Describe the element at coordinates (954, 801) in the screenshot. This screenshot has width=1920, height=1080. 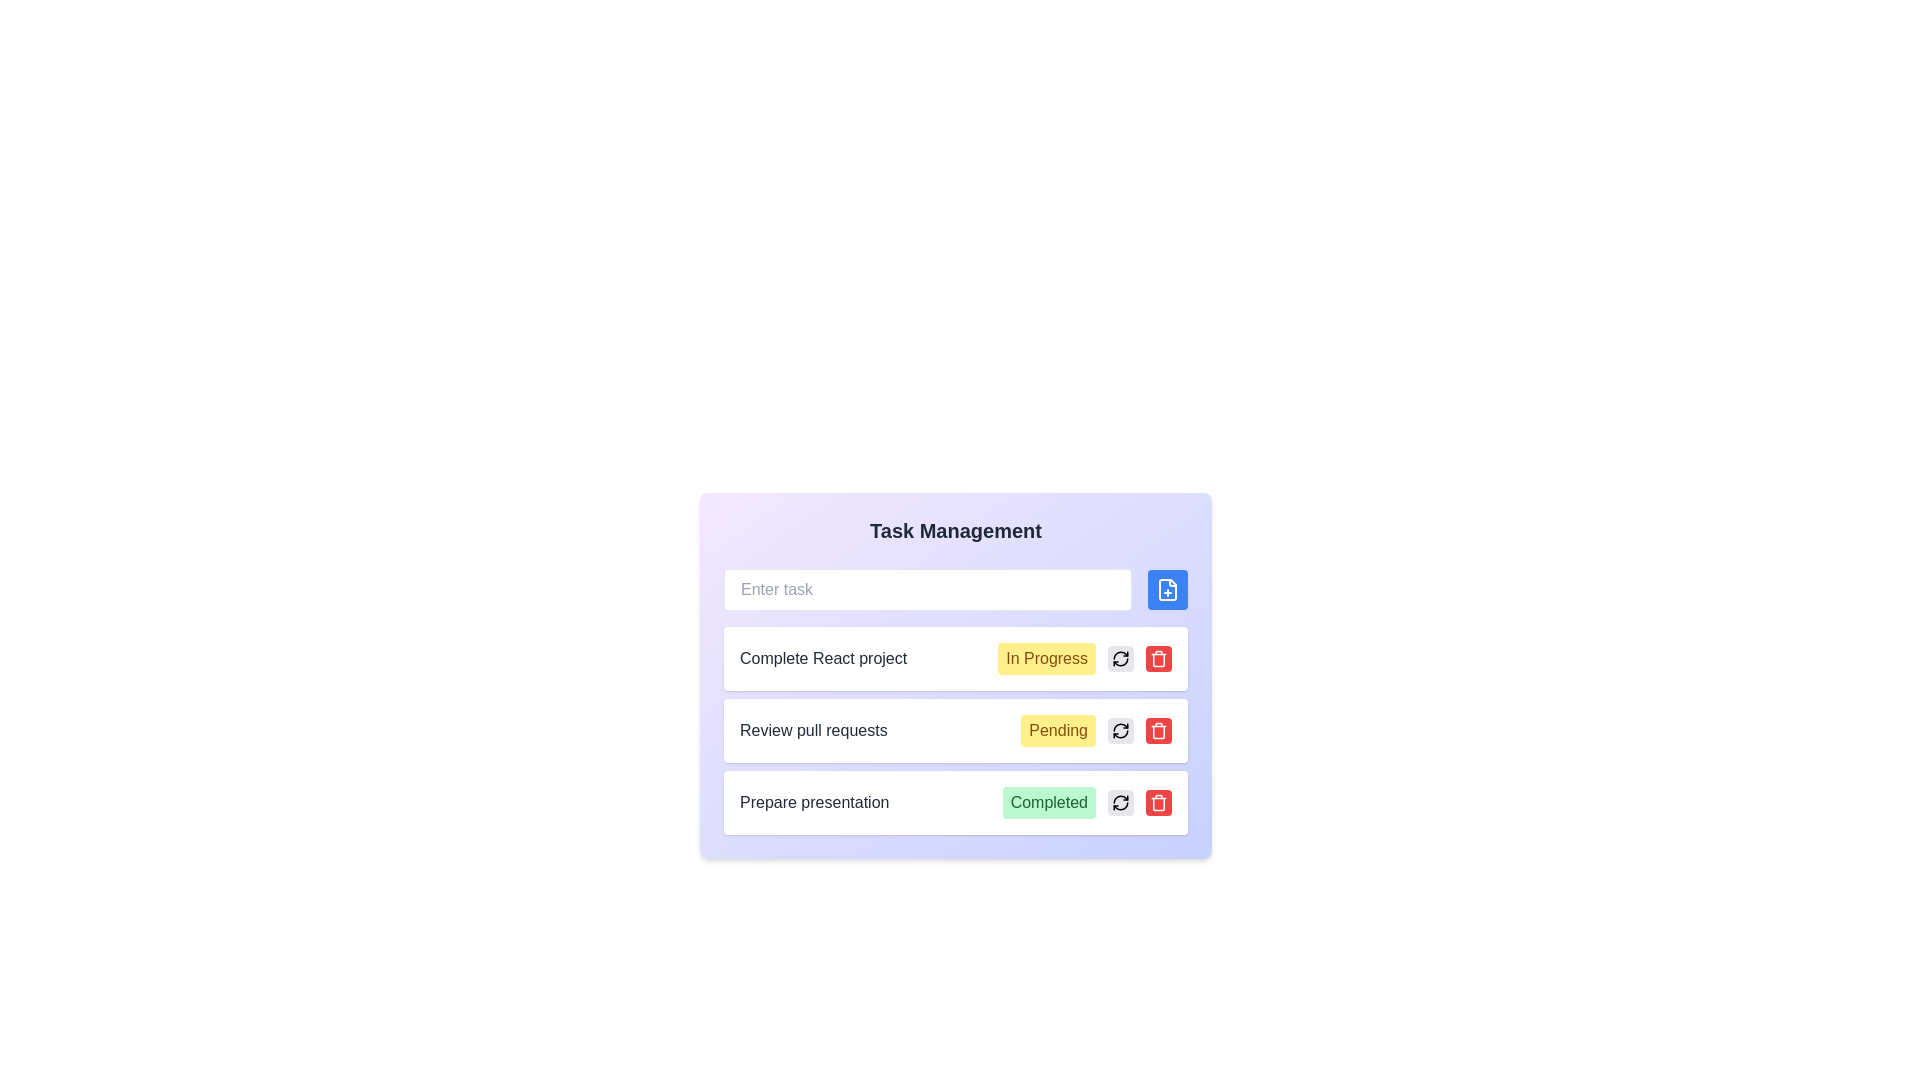
I see `the buttons on the task card titled 'Prepare presentation' which is the third task card in the vertical list under 'Task Management'` at that location.